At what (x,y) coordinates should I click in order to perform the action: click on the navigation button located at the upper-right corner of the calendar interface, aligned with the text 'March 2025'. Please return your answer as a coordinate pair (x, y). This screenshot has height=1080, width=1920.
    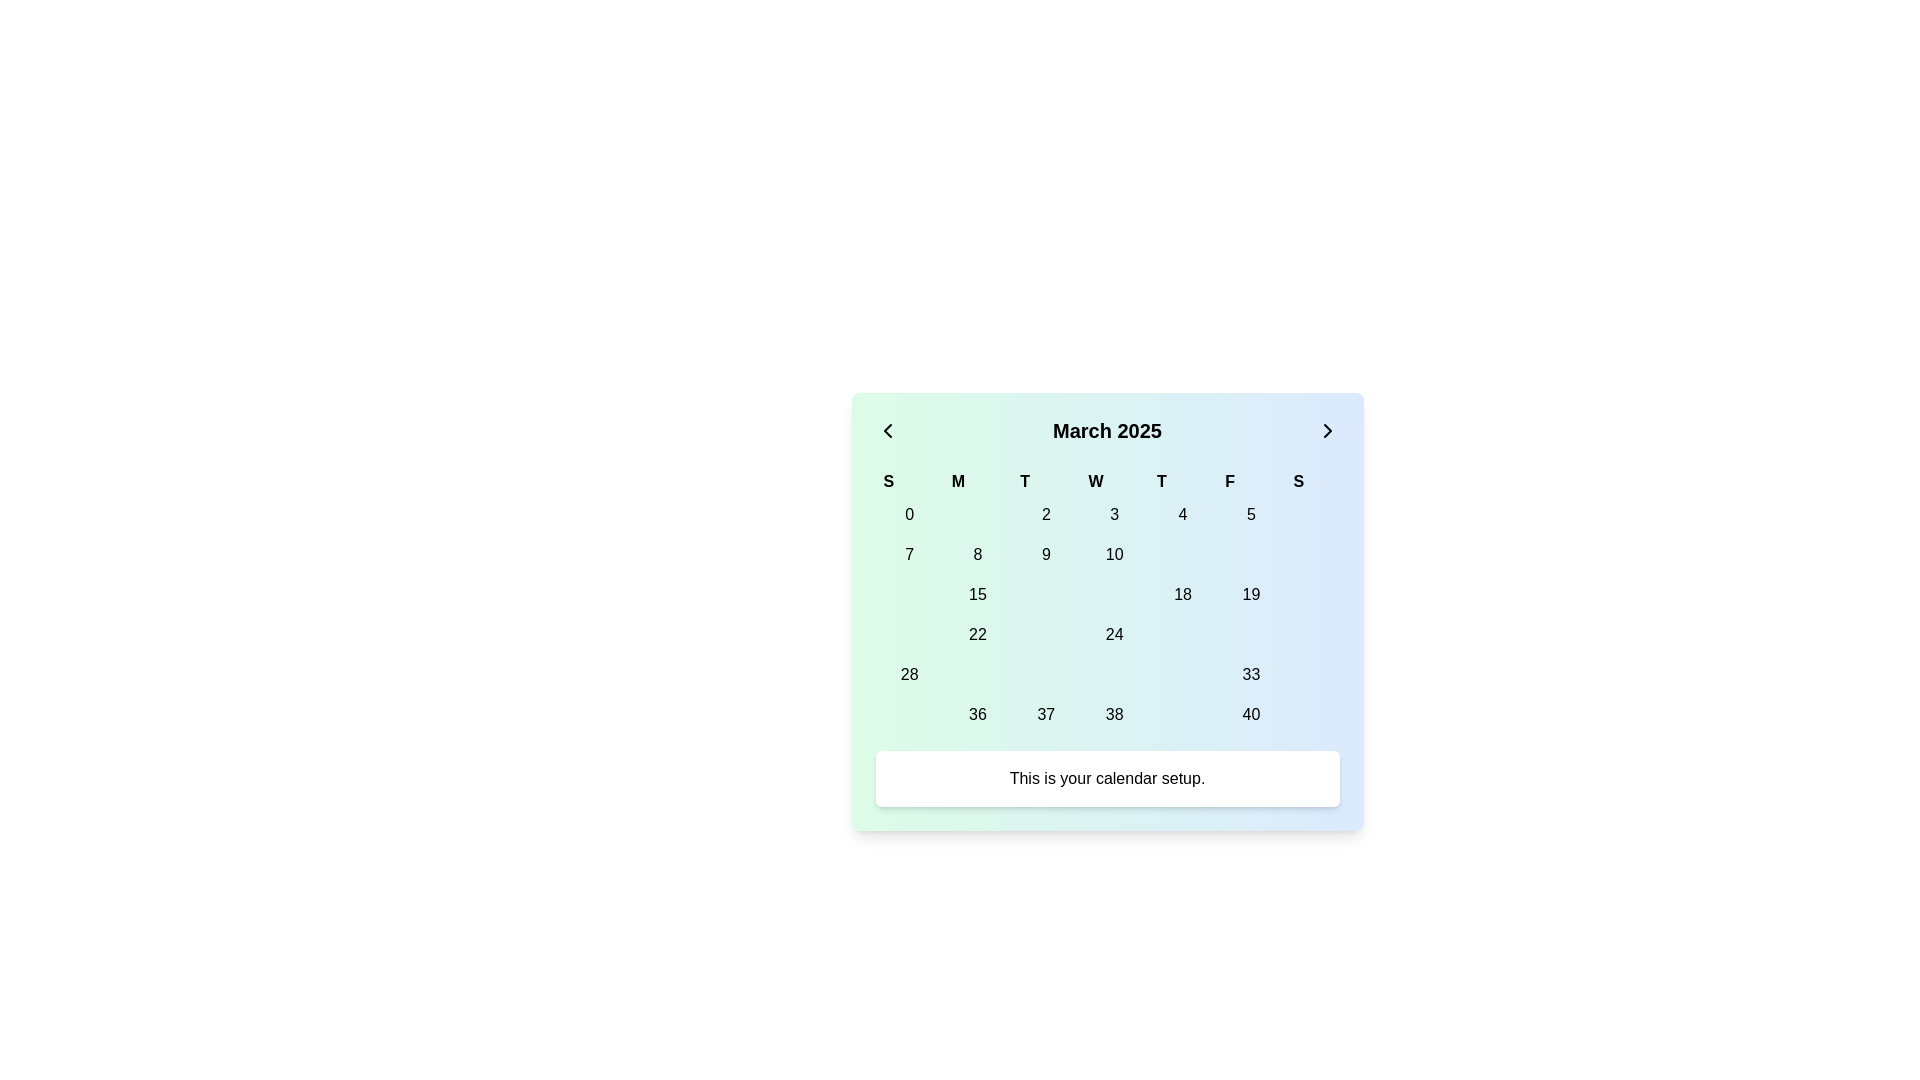
    Looking at the image, I should click on (1327, 430).